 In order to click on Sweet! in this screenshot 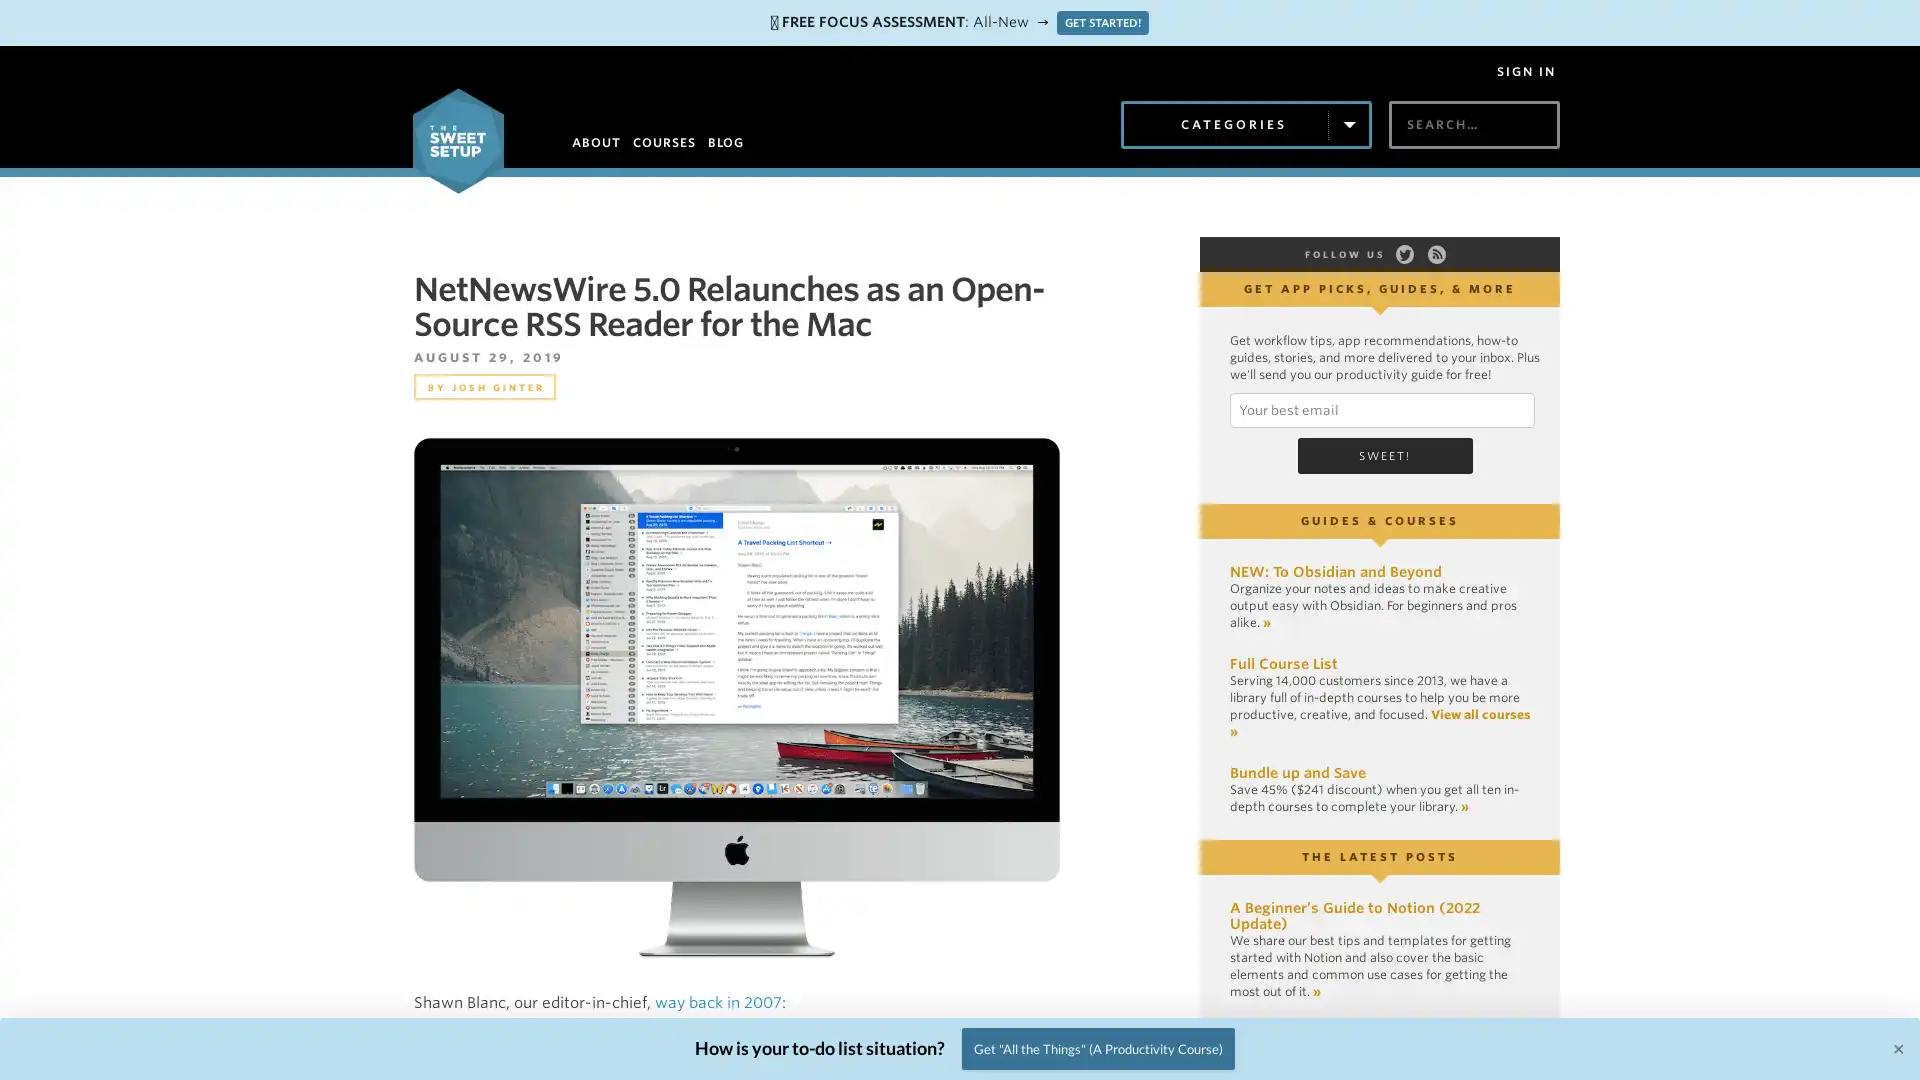, I will do `click(1383, 455)`.